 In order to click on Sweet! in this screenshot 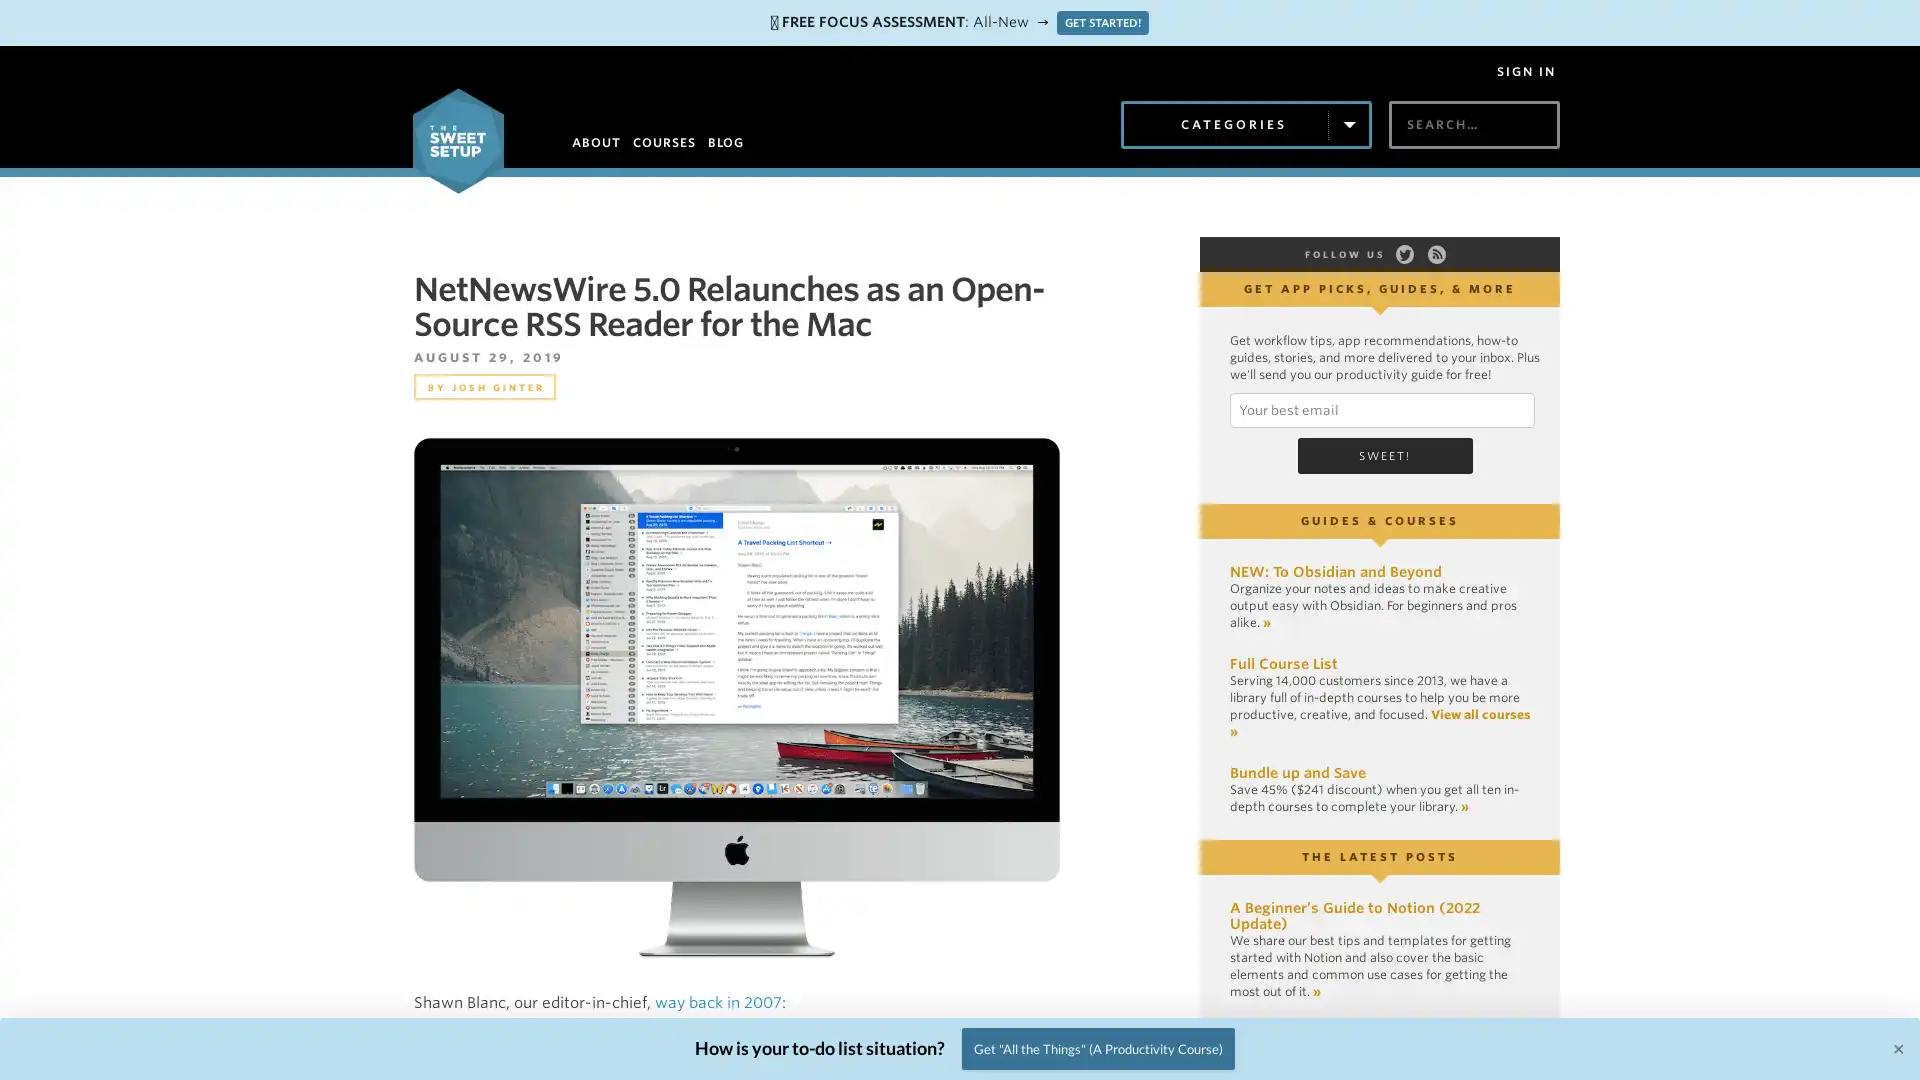, I will do `click(1383, 455)`.